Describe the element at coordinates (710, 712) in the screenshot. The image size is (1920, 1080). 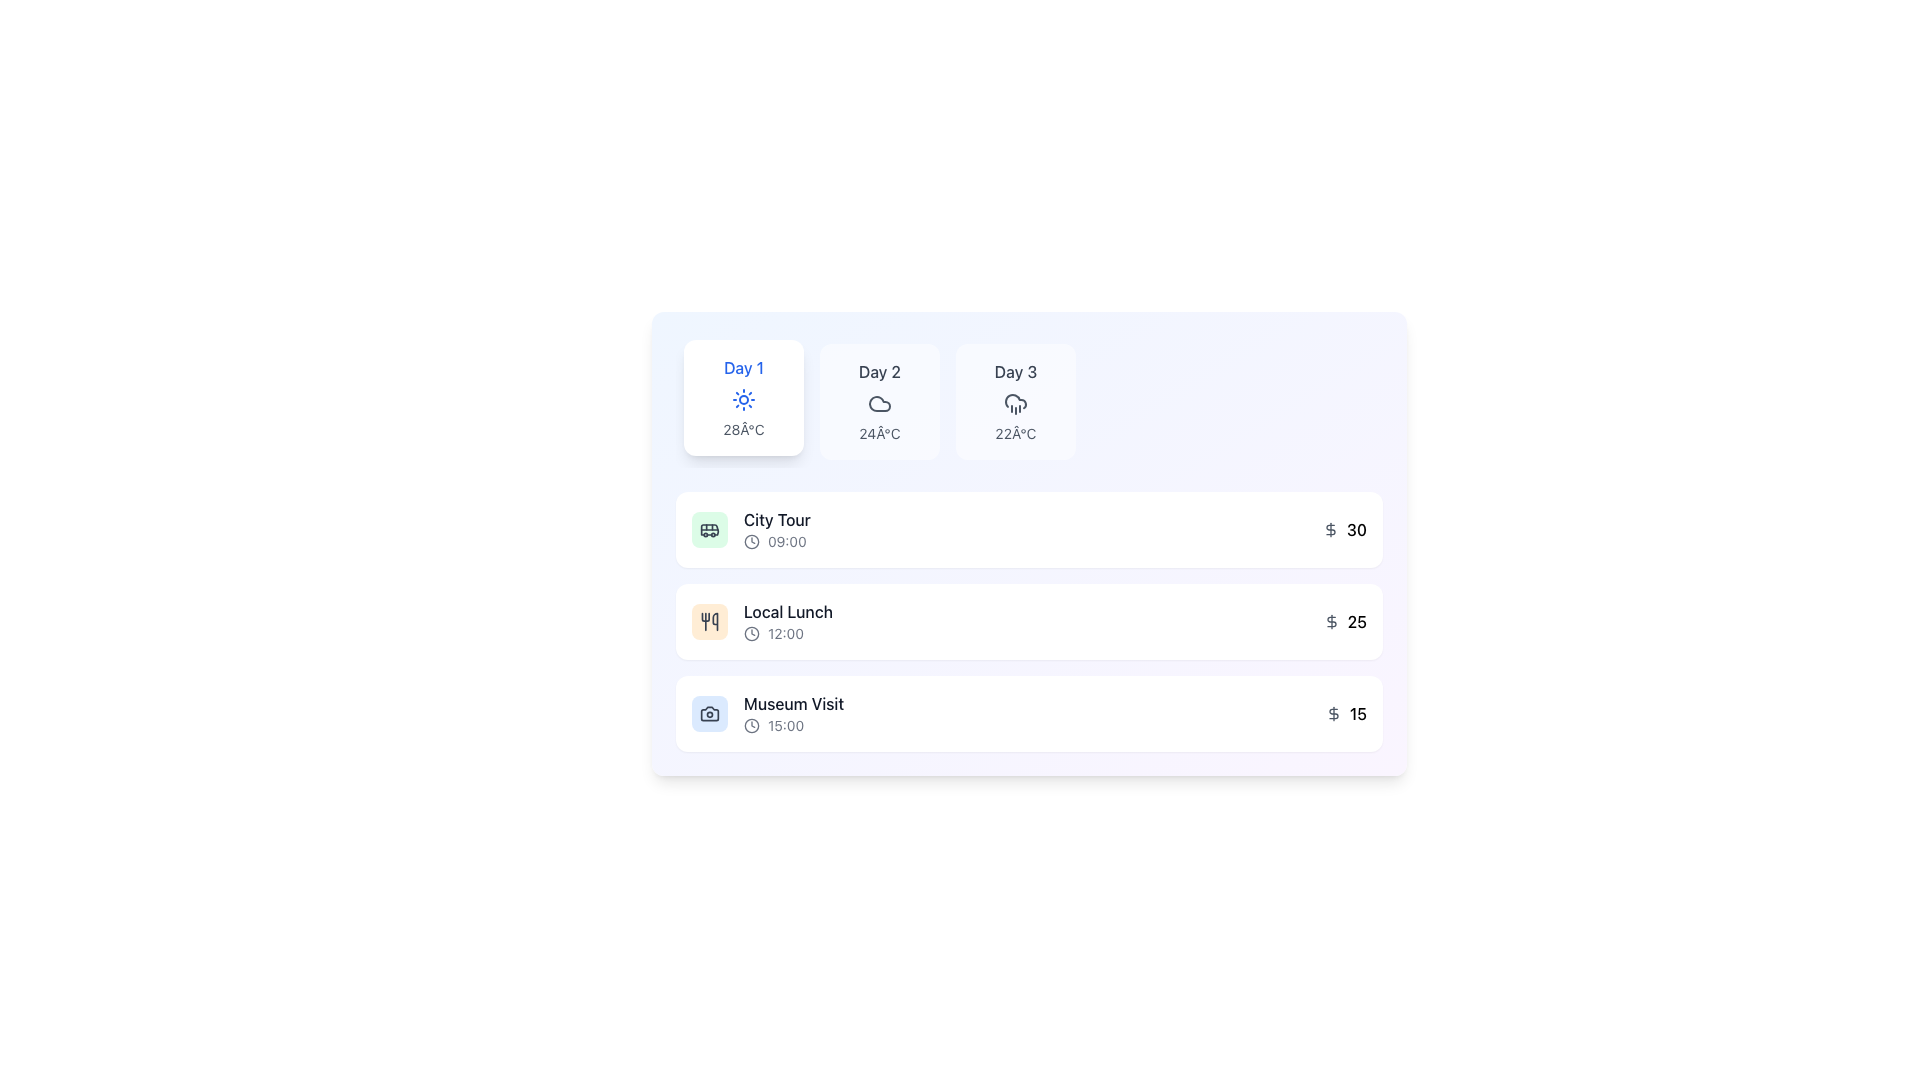
I see `the stylized camera icon with a light blue fill and gray outline, located to the left of the 'Museum Visit' text in the third list item from the top` at that location.